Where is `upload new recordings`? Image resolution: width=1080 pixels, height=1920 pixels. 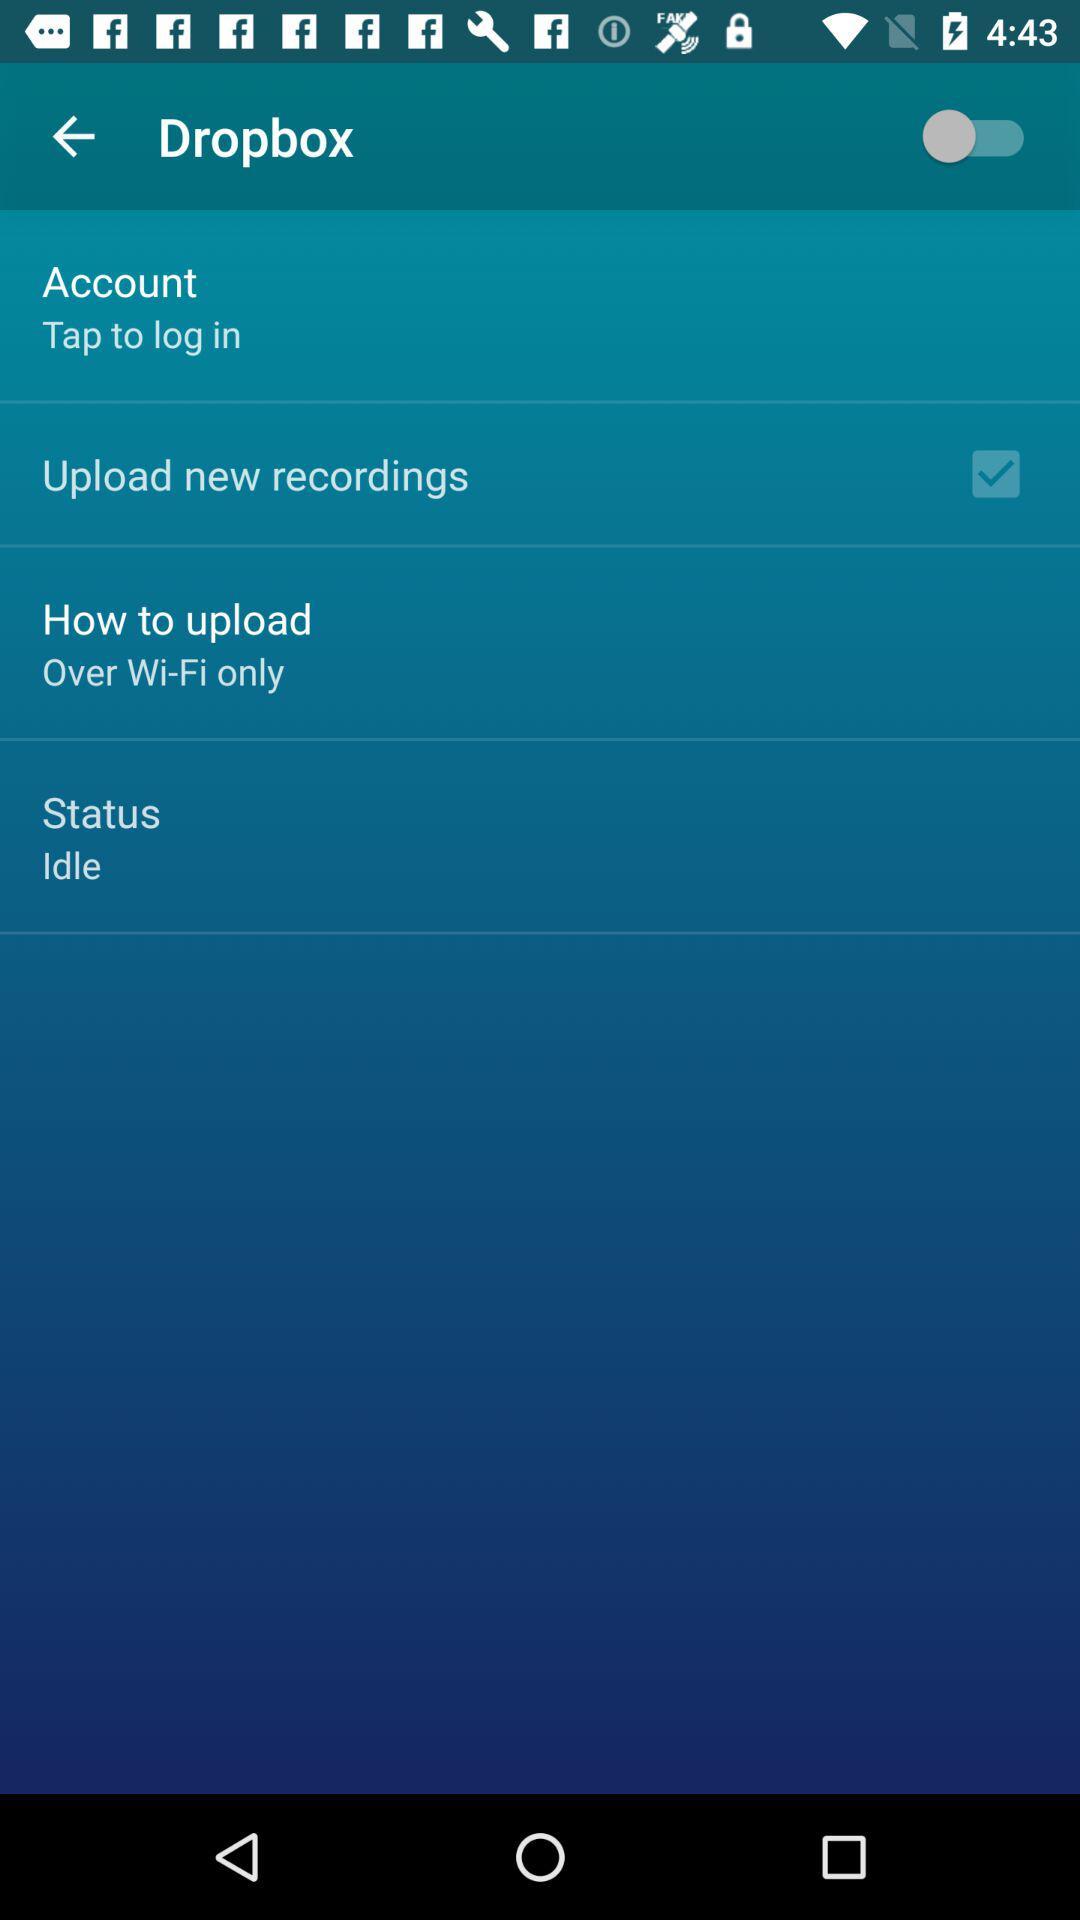 upload new recordings is located at coordinates (254, 473).